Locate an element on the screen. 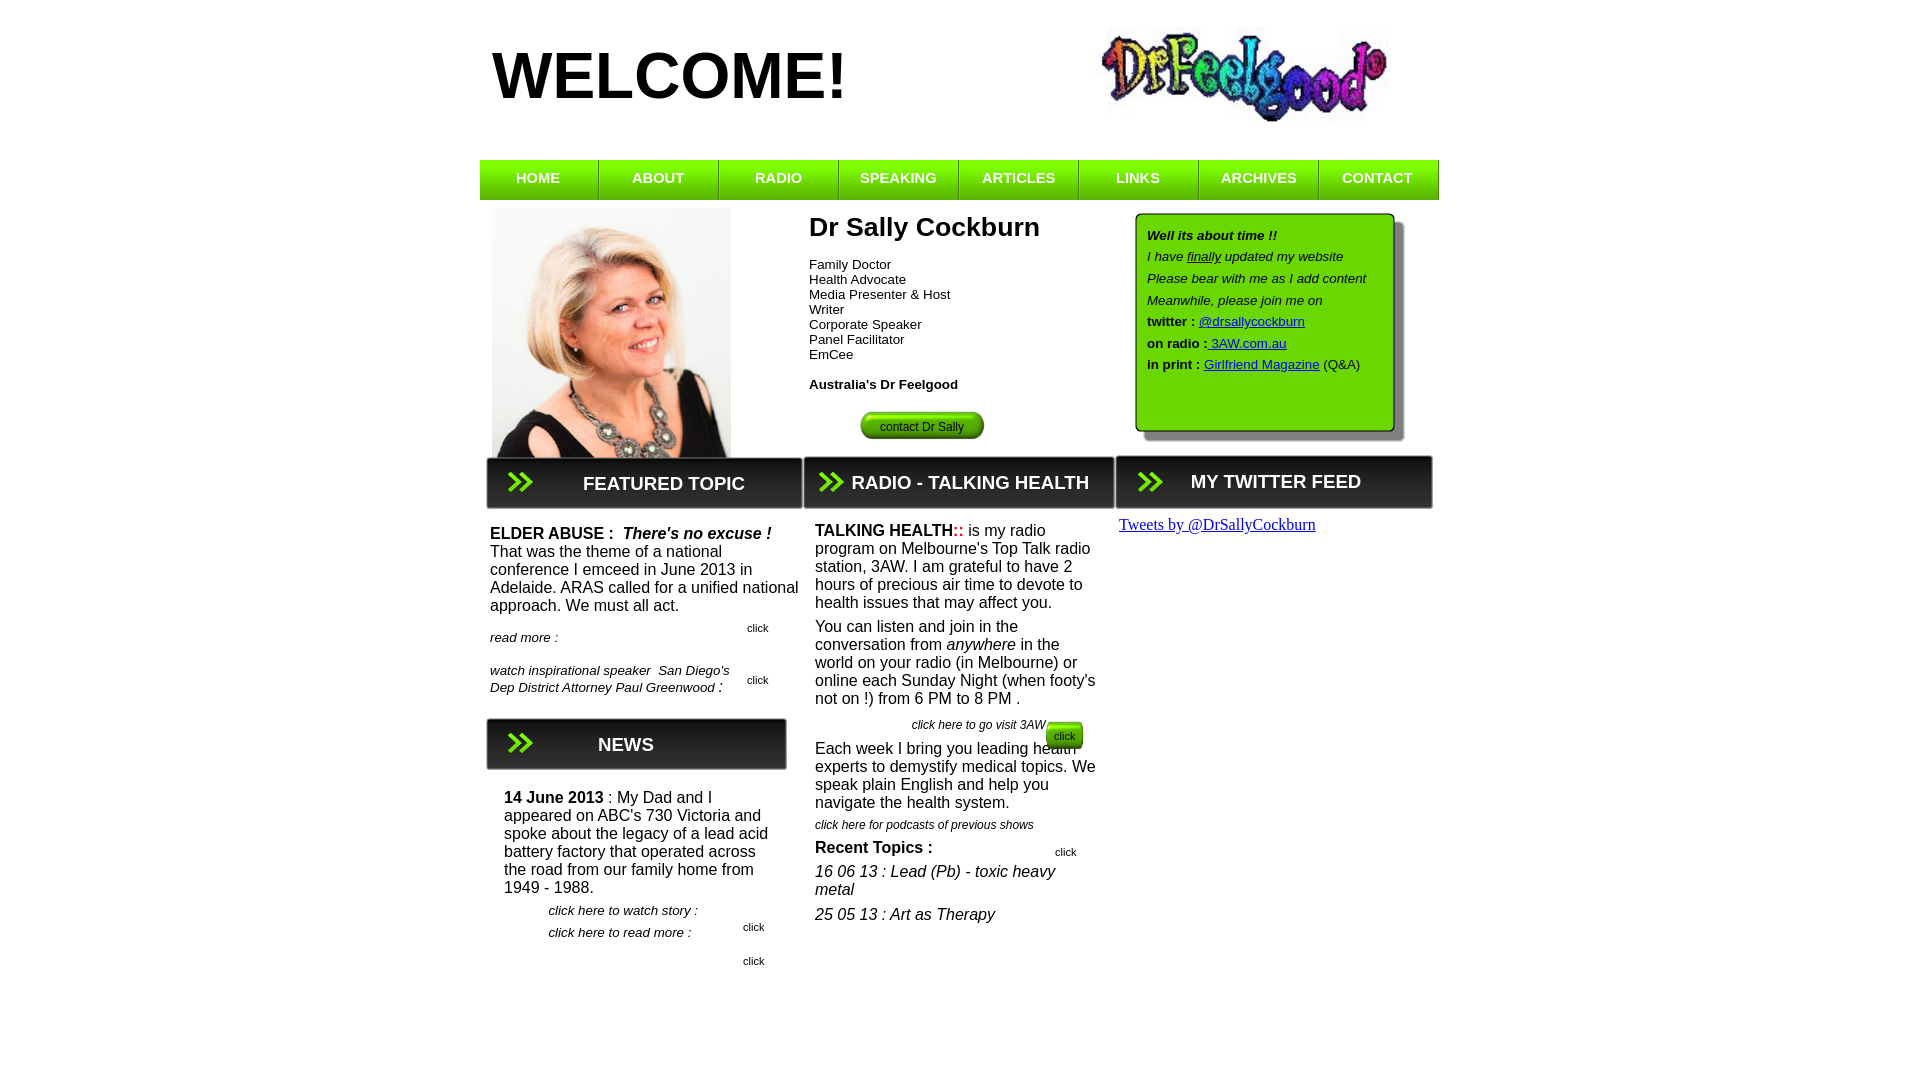 Image resolution: width=1920 pixels, height=1080 pixels. 'Girlfriend Magazine' is located at coordinates (1203, 363).